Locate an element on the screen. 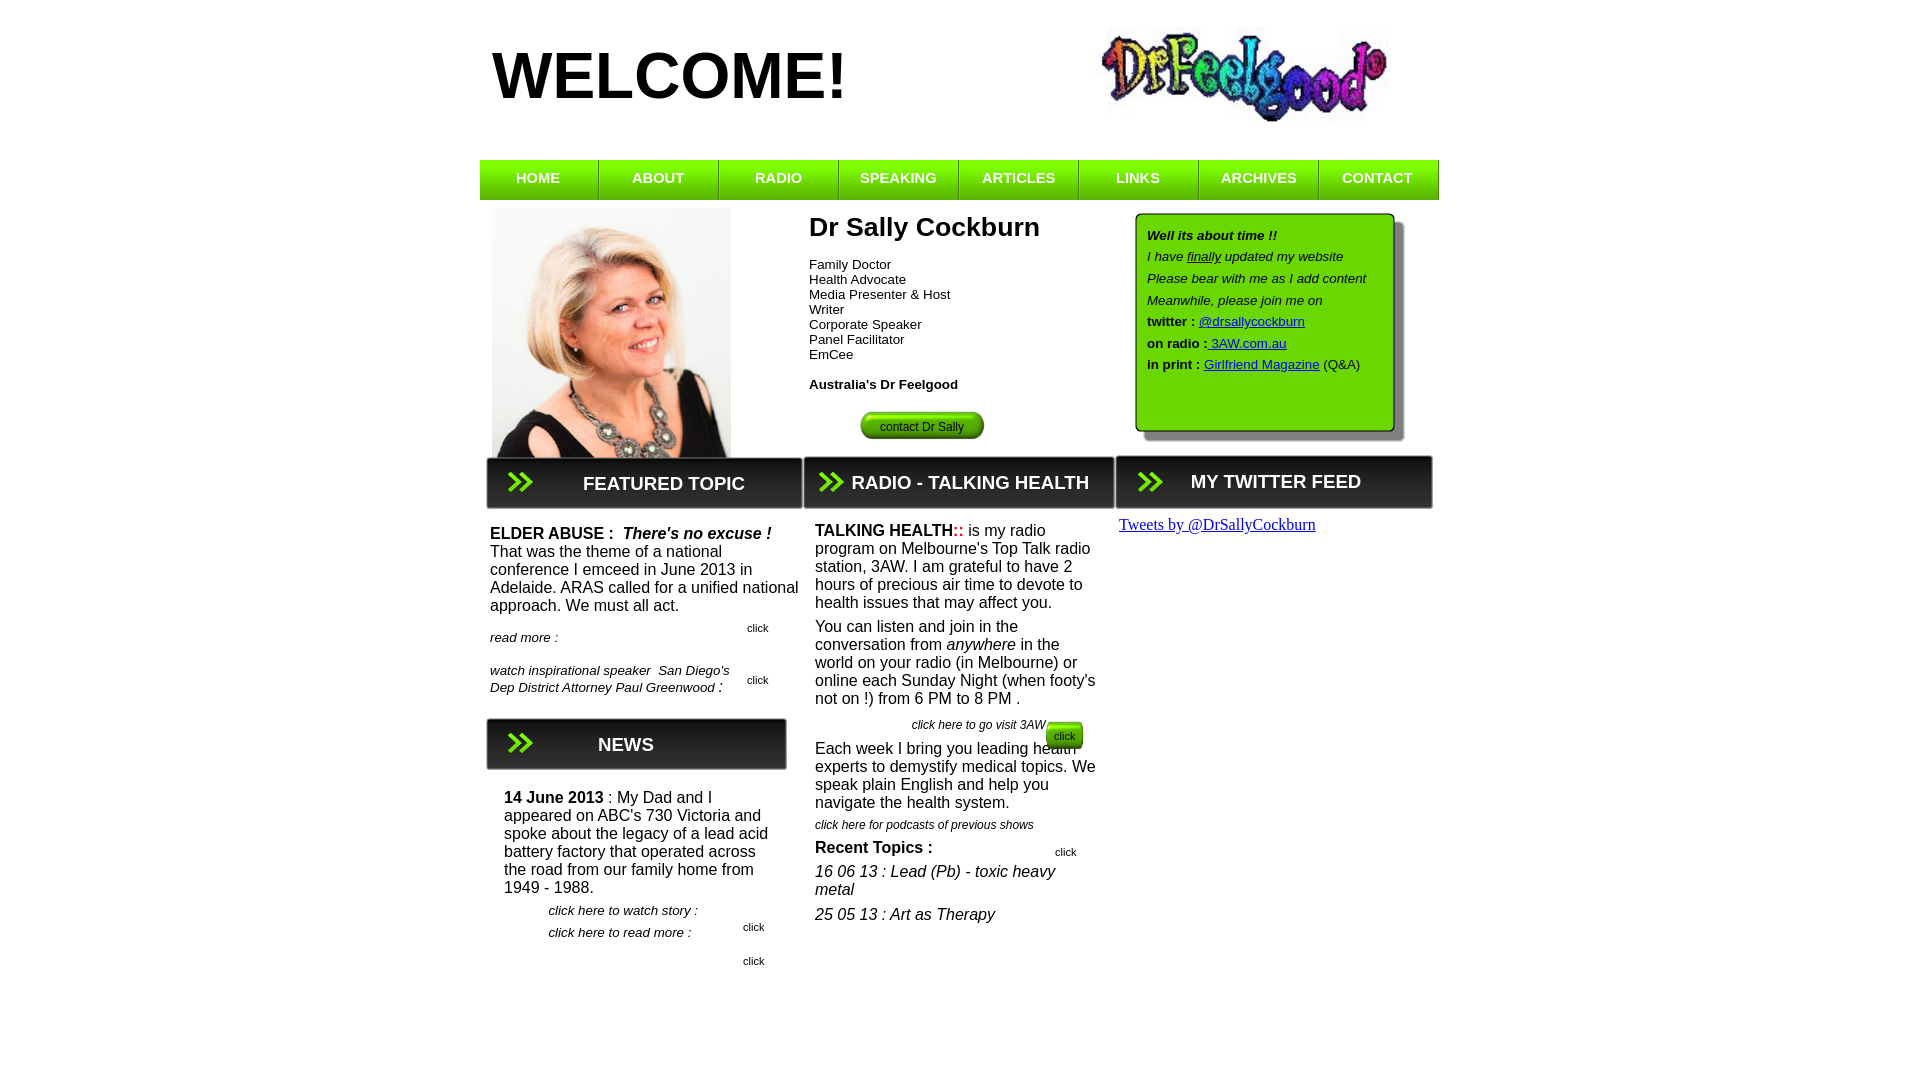 Image resolution: width=1920 pixels, height=1080 pixels. 'Girlfriend Magazine' is located at coordinates (1203, 363).